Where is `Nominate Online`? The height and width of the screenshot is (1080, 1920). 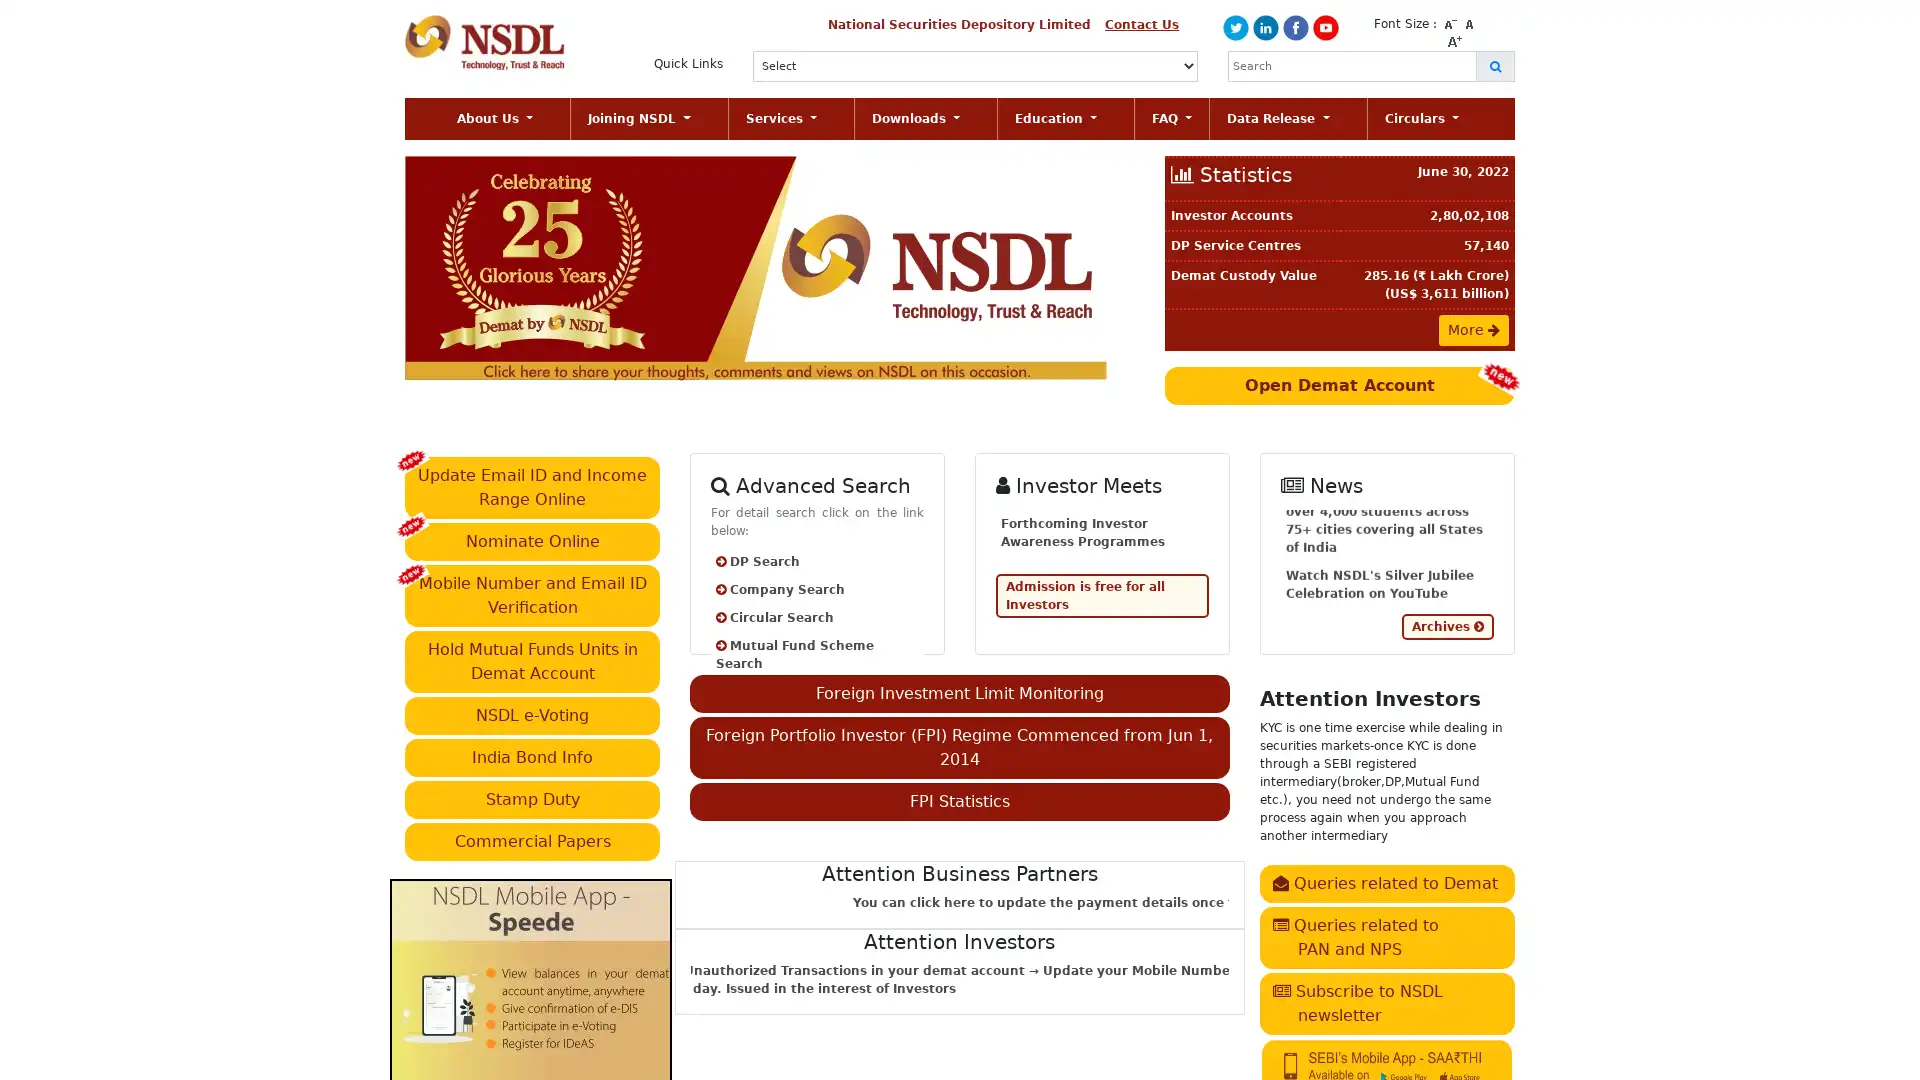 Nominate Online is located at coordinates (532, 540).